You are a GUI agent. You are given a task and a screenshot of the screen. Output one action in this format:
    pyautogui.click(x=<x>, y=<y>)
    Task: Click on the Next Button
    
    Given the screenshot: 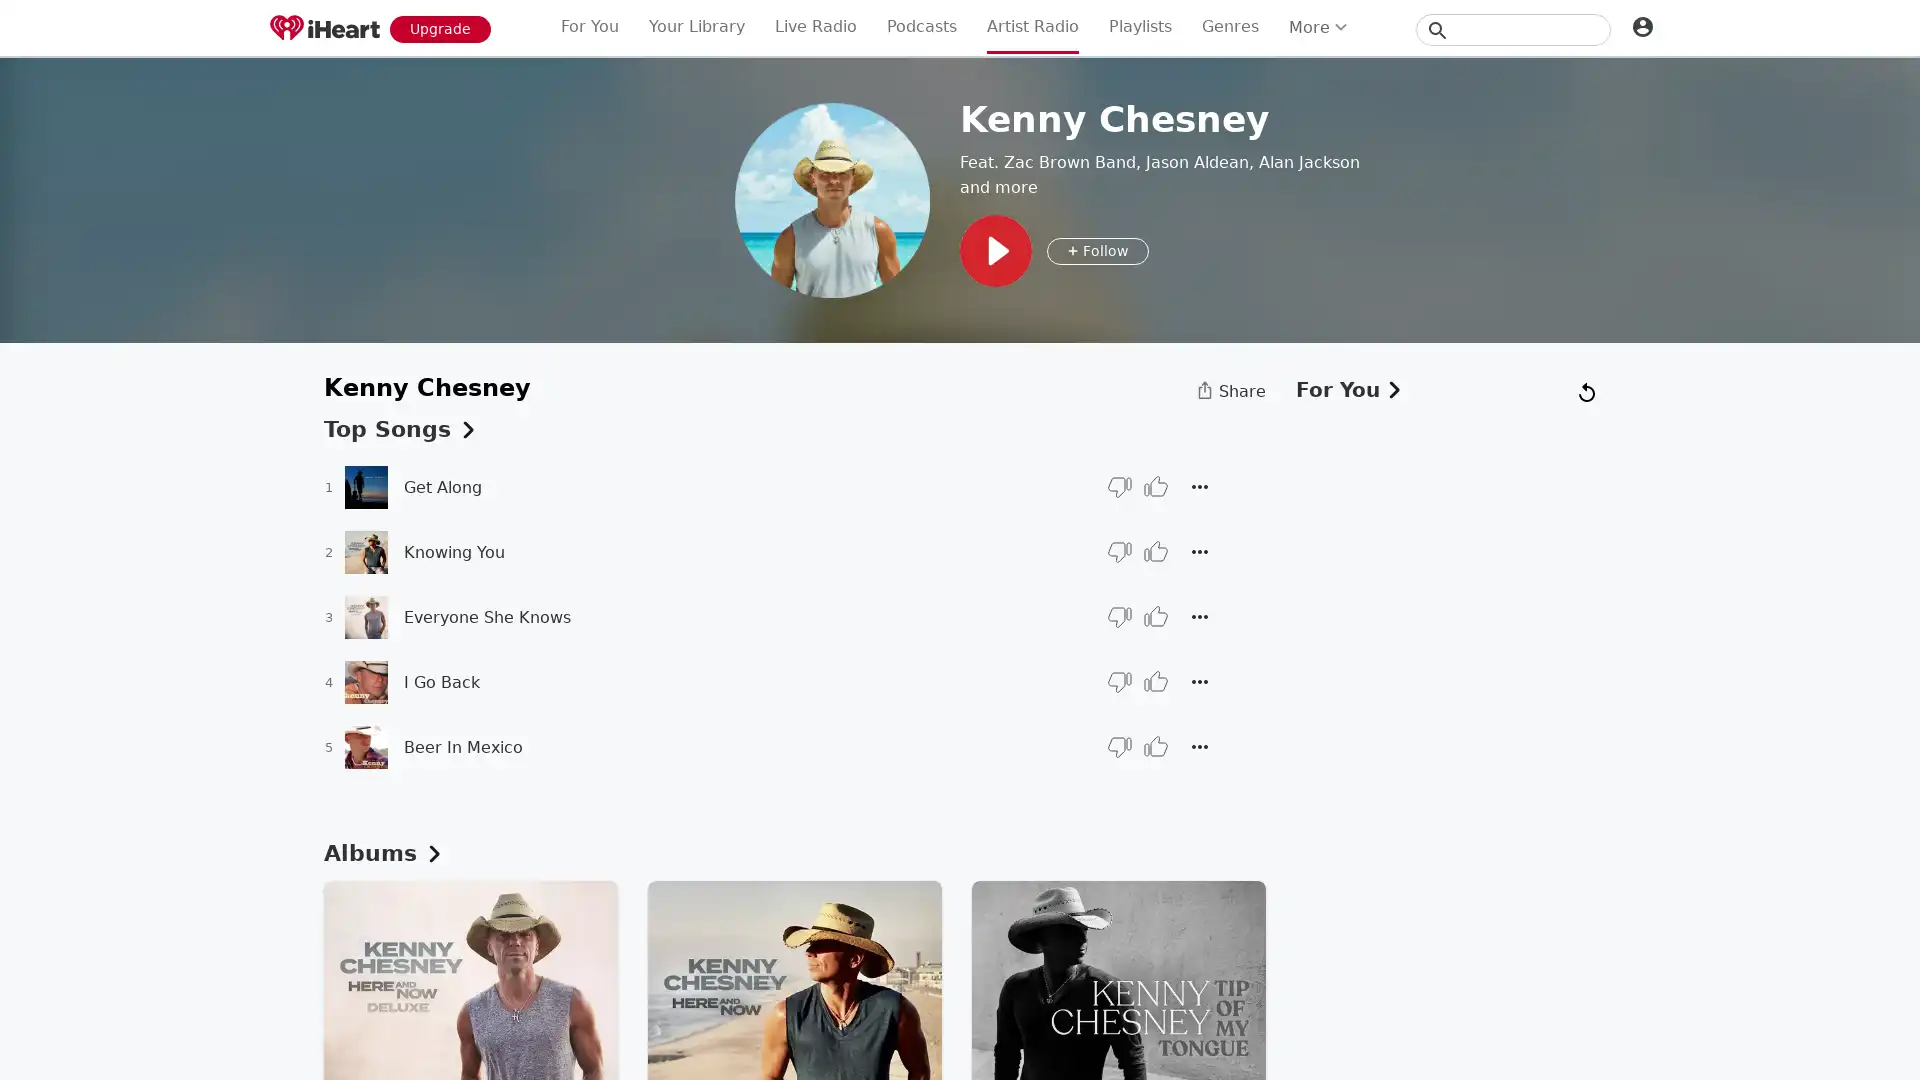 What is the action you would take?
    pyautogui.click(x=1014, y=1031)
    